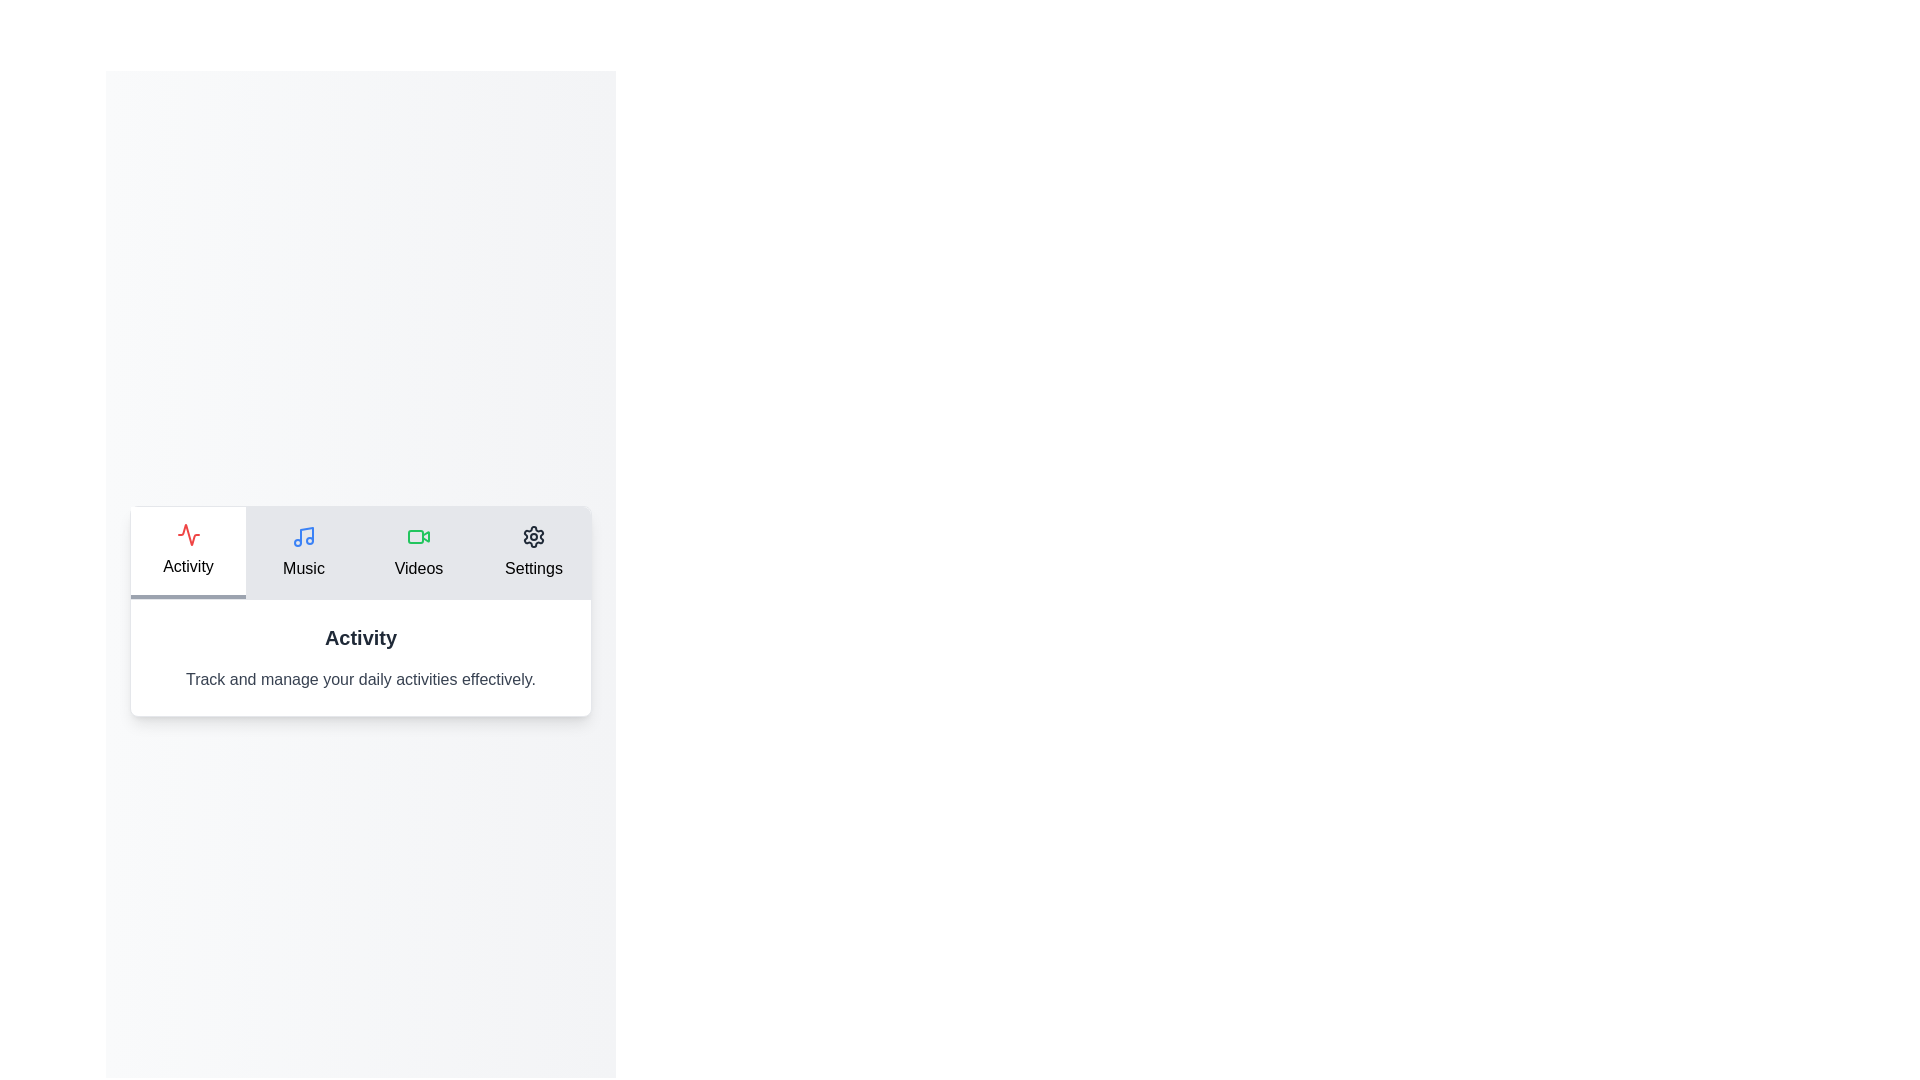 The image size is (1920, 1080). I want to click on the Videos tab to view its content, so click(417, 552).